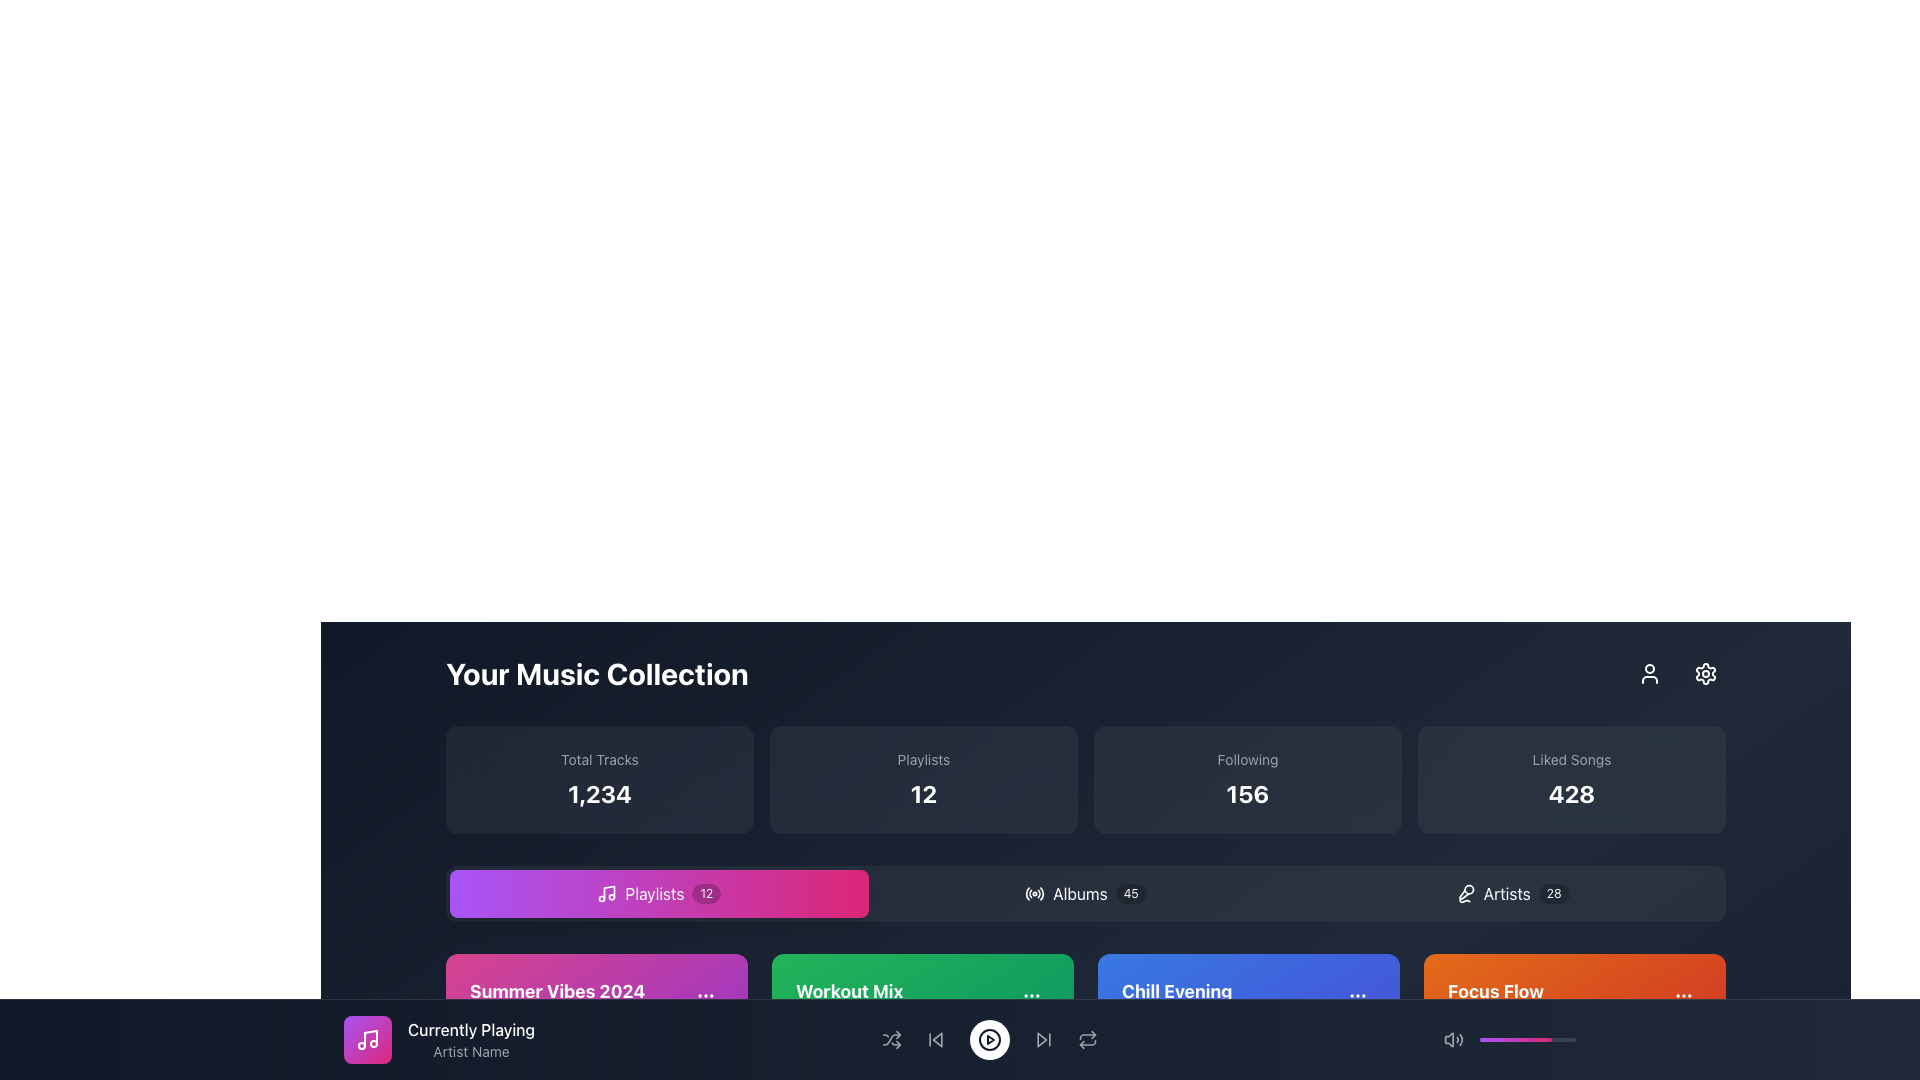 The width and height of the screenshot is (1920, 1080). Describe the element at coordinates (470, 1051) in the screenshot. I see `the static text label displaying 'Artist Name' in light gray, located beneath the 'Currently Playing' text and near the navigation bar` at that location.